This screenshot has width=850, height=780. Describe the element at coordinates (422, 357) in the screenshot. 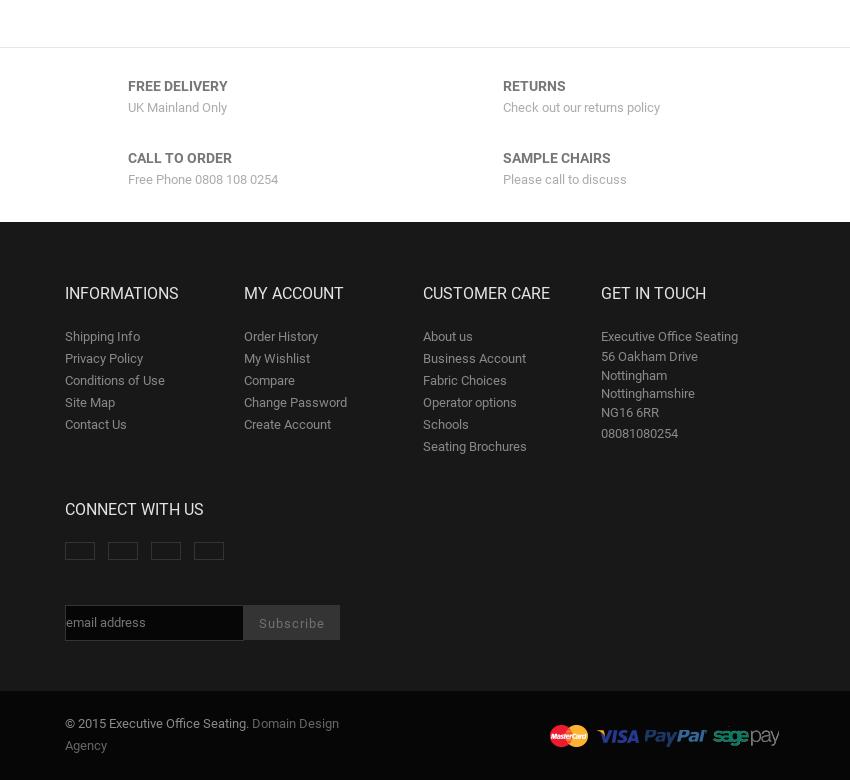

I see `'Business Account'` at that location.